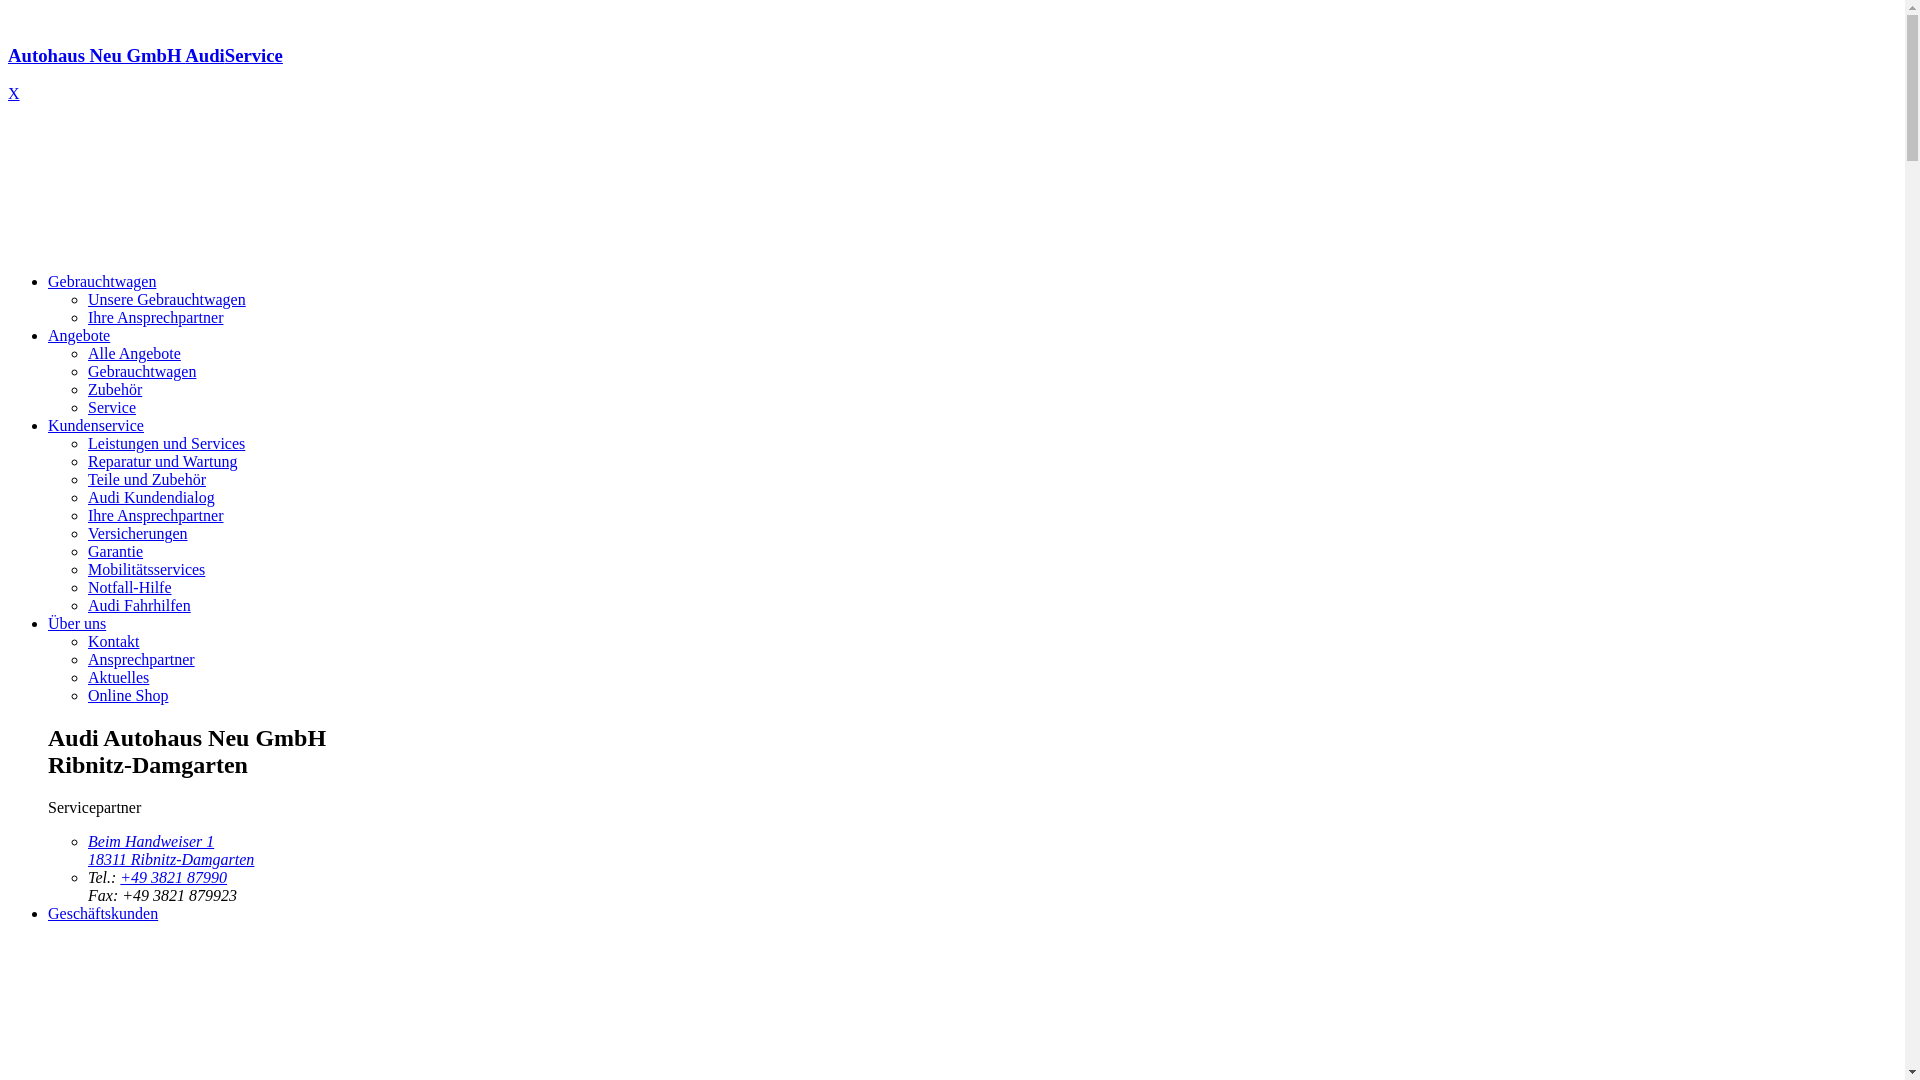  I want to click on 'Gebrauchtwagen', so click(100, 281).